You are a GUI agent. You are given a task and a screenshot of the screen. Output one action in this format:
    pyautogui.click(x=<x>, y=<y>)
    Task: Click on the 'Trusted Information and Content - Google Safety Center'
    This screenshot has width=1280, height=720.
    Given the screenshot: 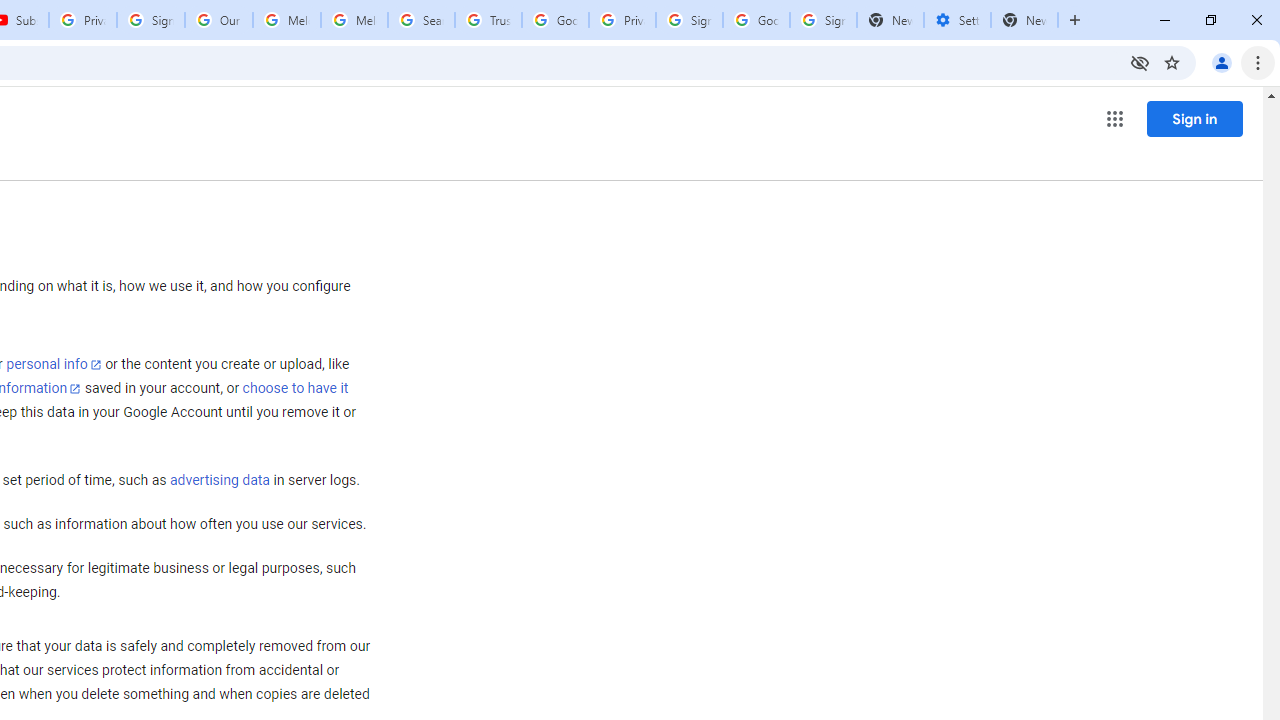 What is the action you would take?
    pyautogui.click(x=488, y=20)
    